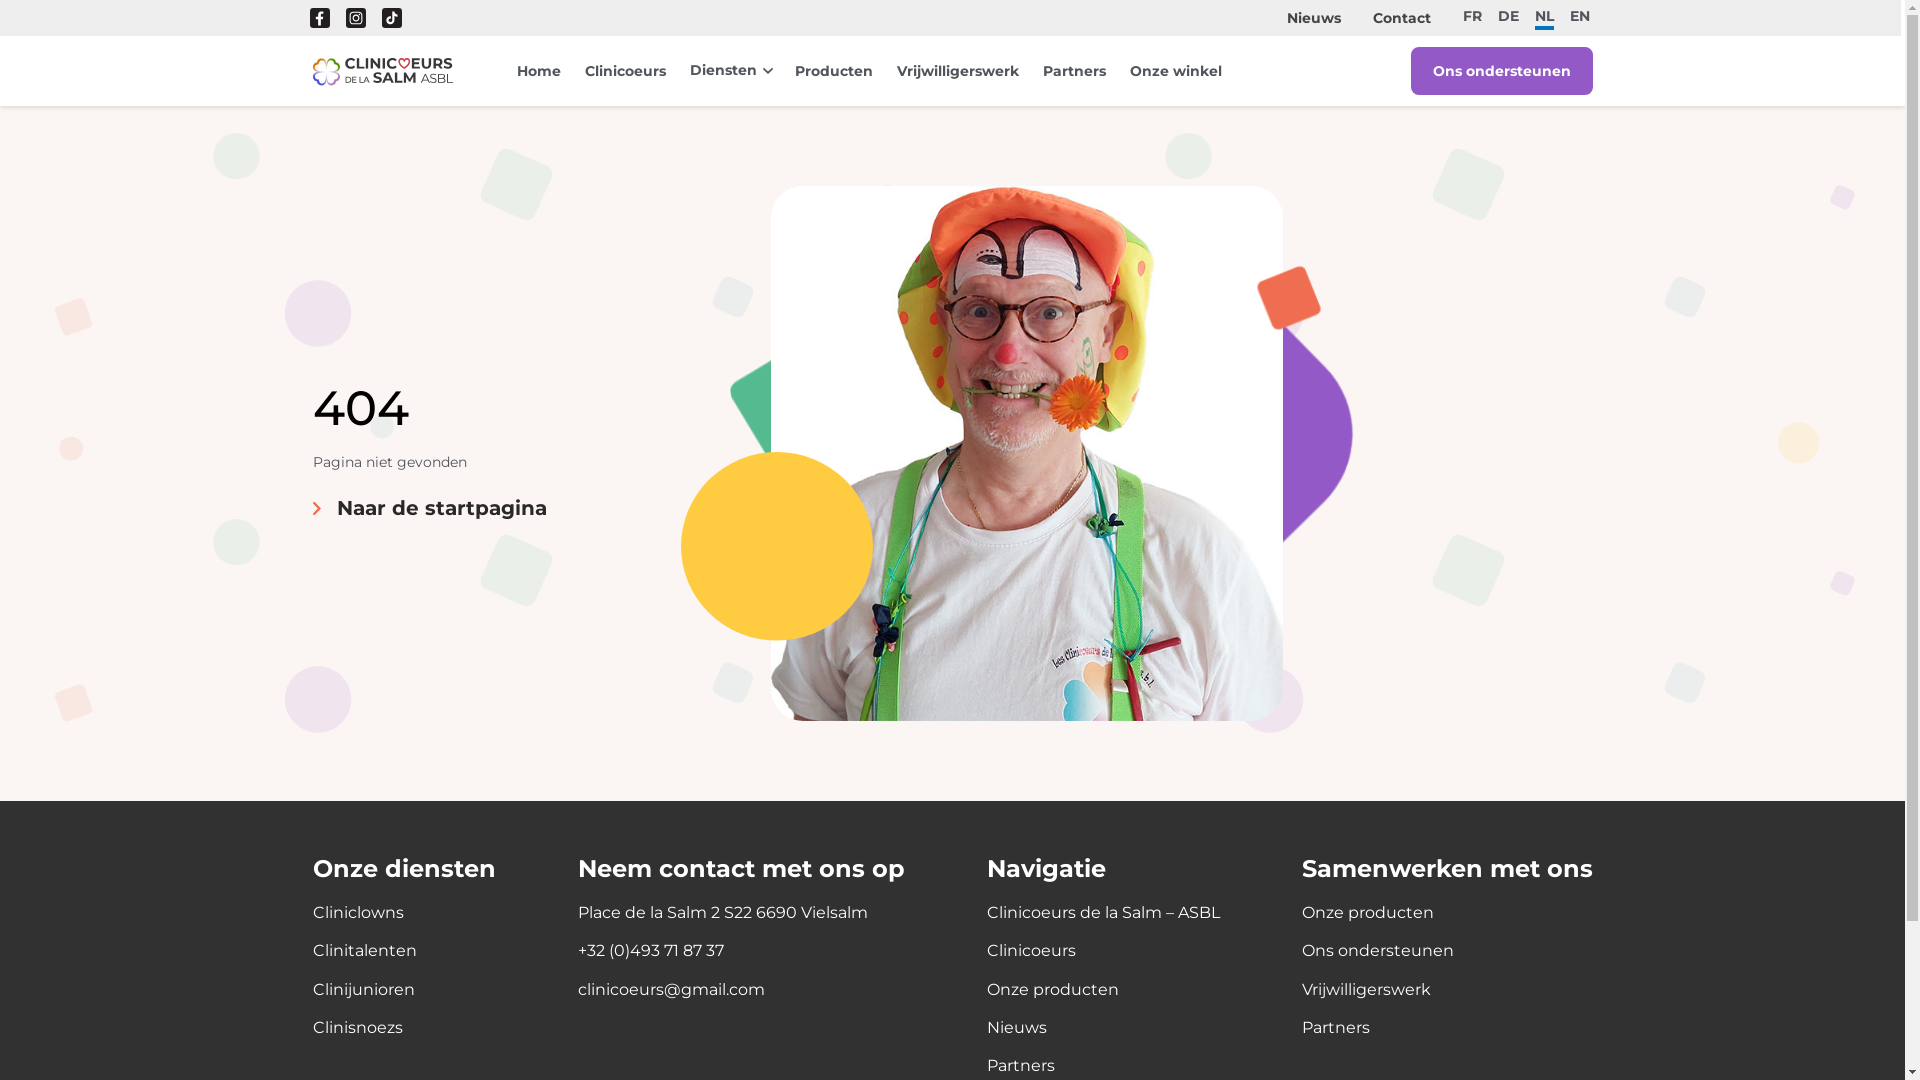  What do you see at coordinates (1040, 69) in the screenshot?
I see `'Partners'` at bounding box center [1040, 69].